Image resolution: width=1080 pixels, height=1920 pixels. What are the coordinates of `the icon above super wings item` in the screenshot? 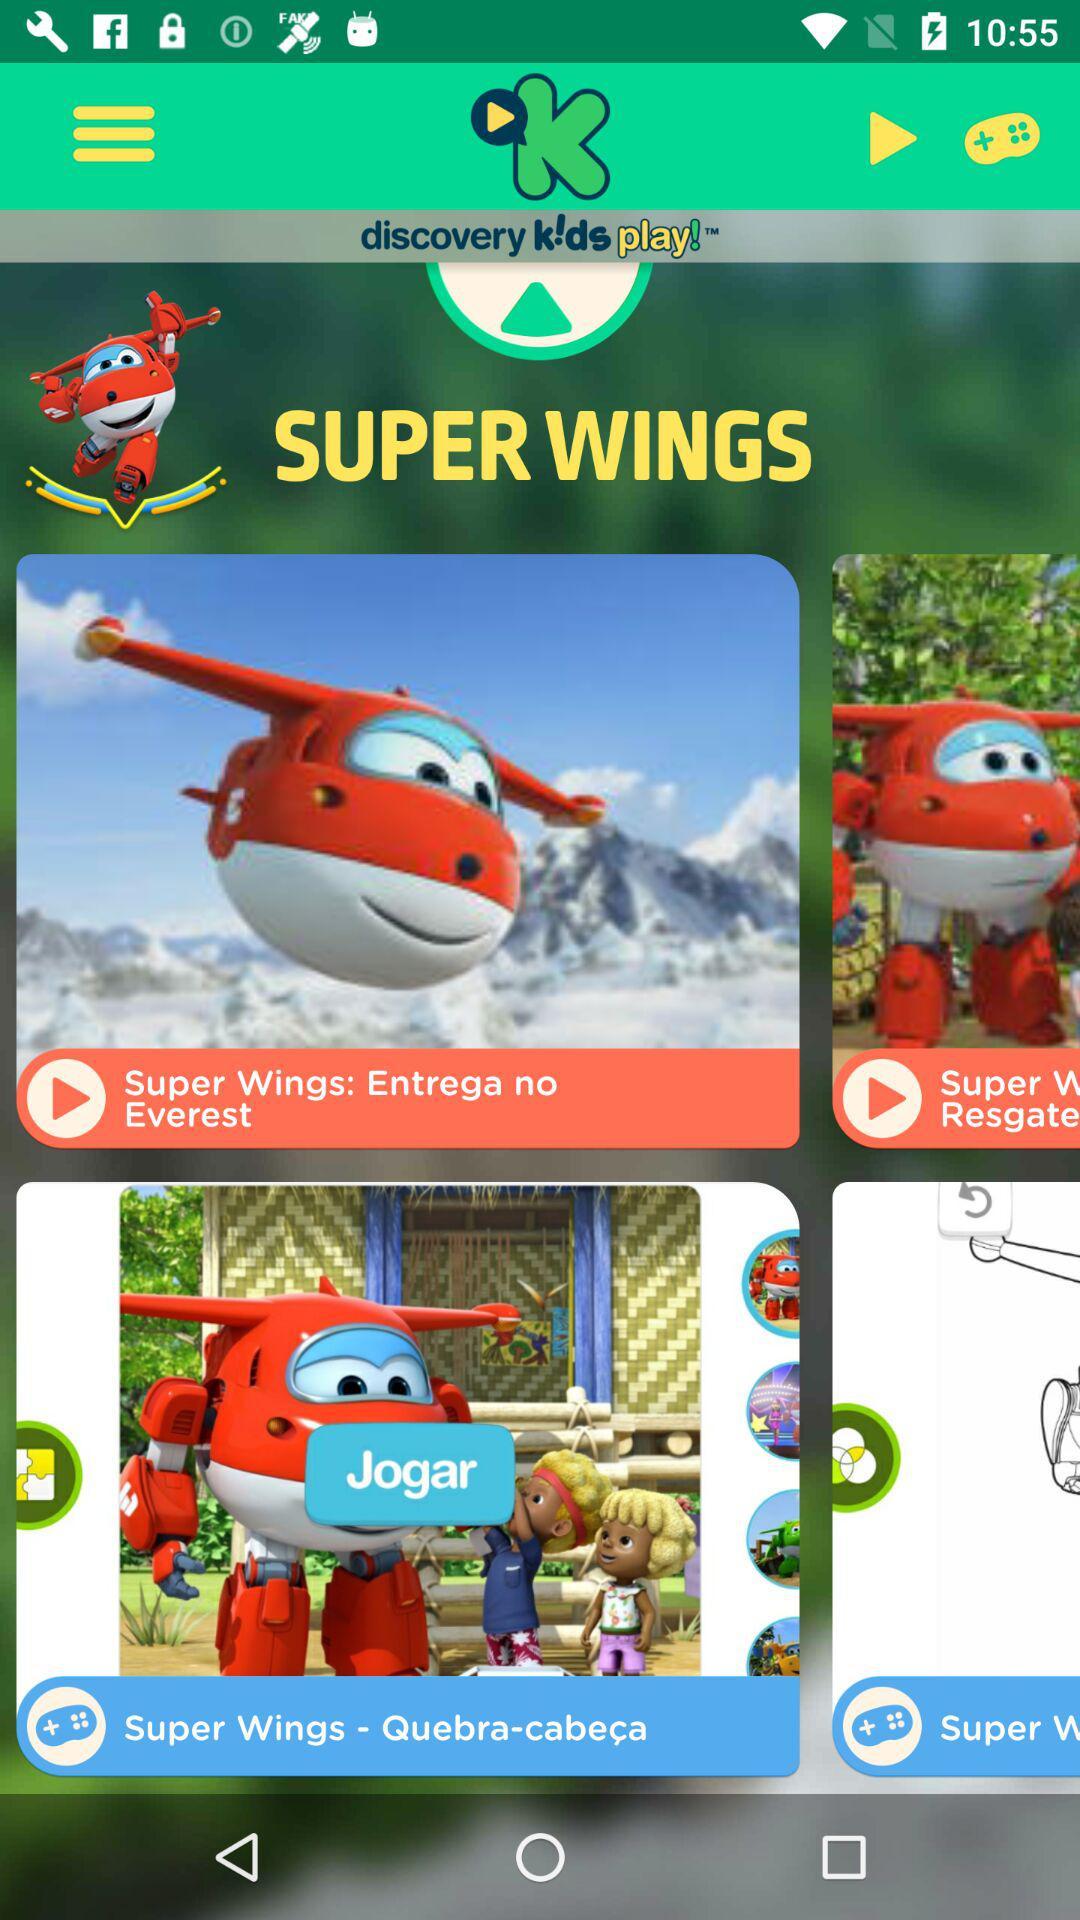 It's located at (887, 135).